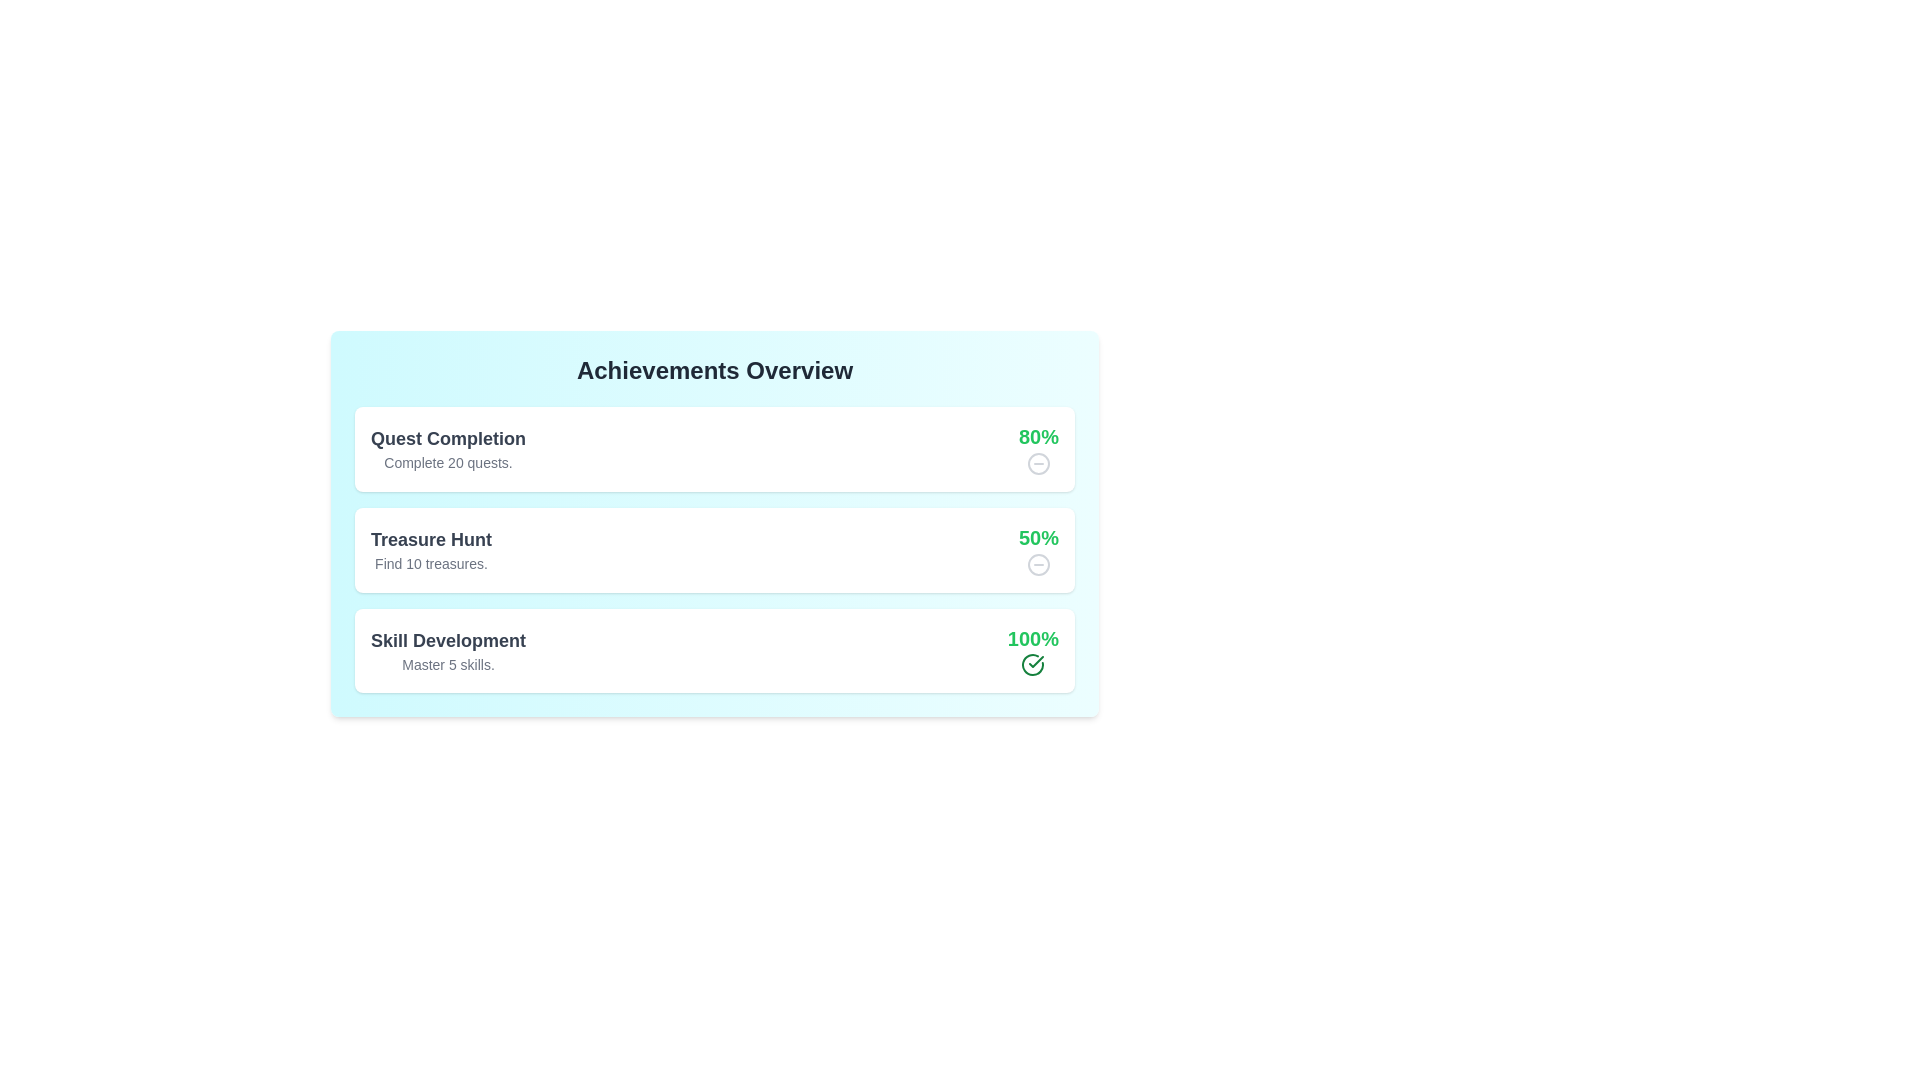  I want to click on the static text label located beneath the 'Treasure Hunt' heading, which specifies the objective of finding 10 treasures, so click(430, 564).